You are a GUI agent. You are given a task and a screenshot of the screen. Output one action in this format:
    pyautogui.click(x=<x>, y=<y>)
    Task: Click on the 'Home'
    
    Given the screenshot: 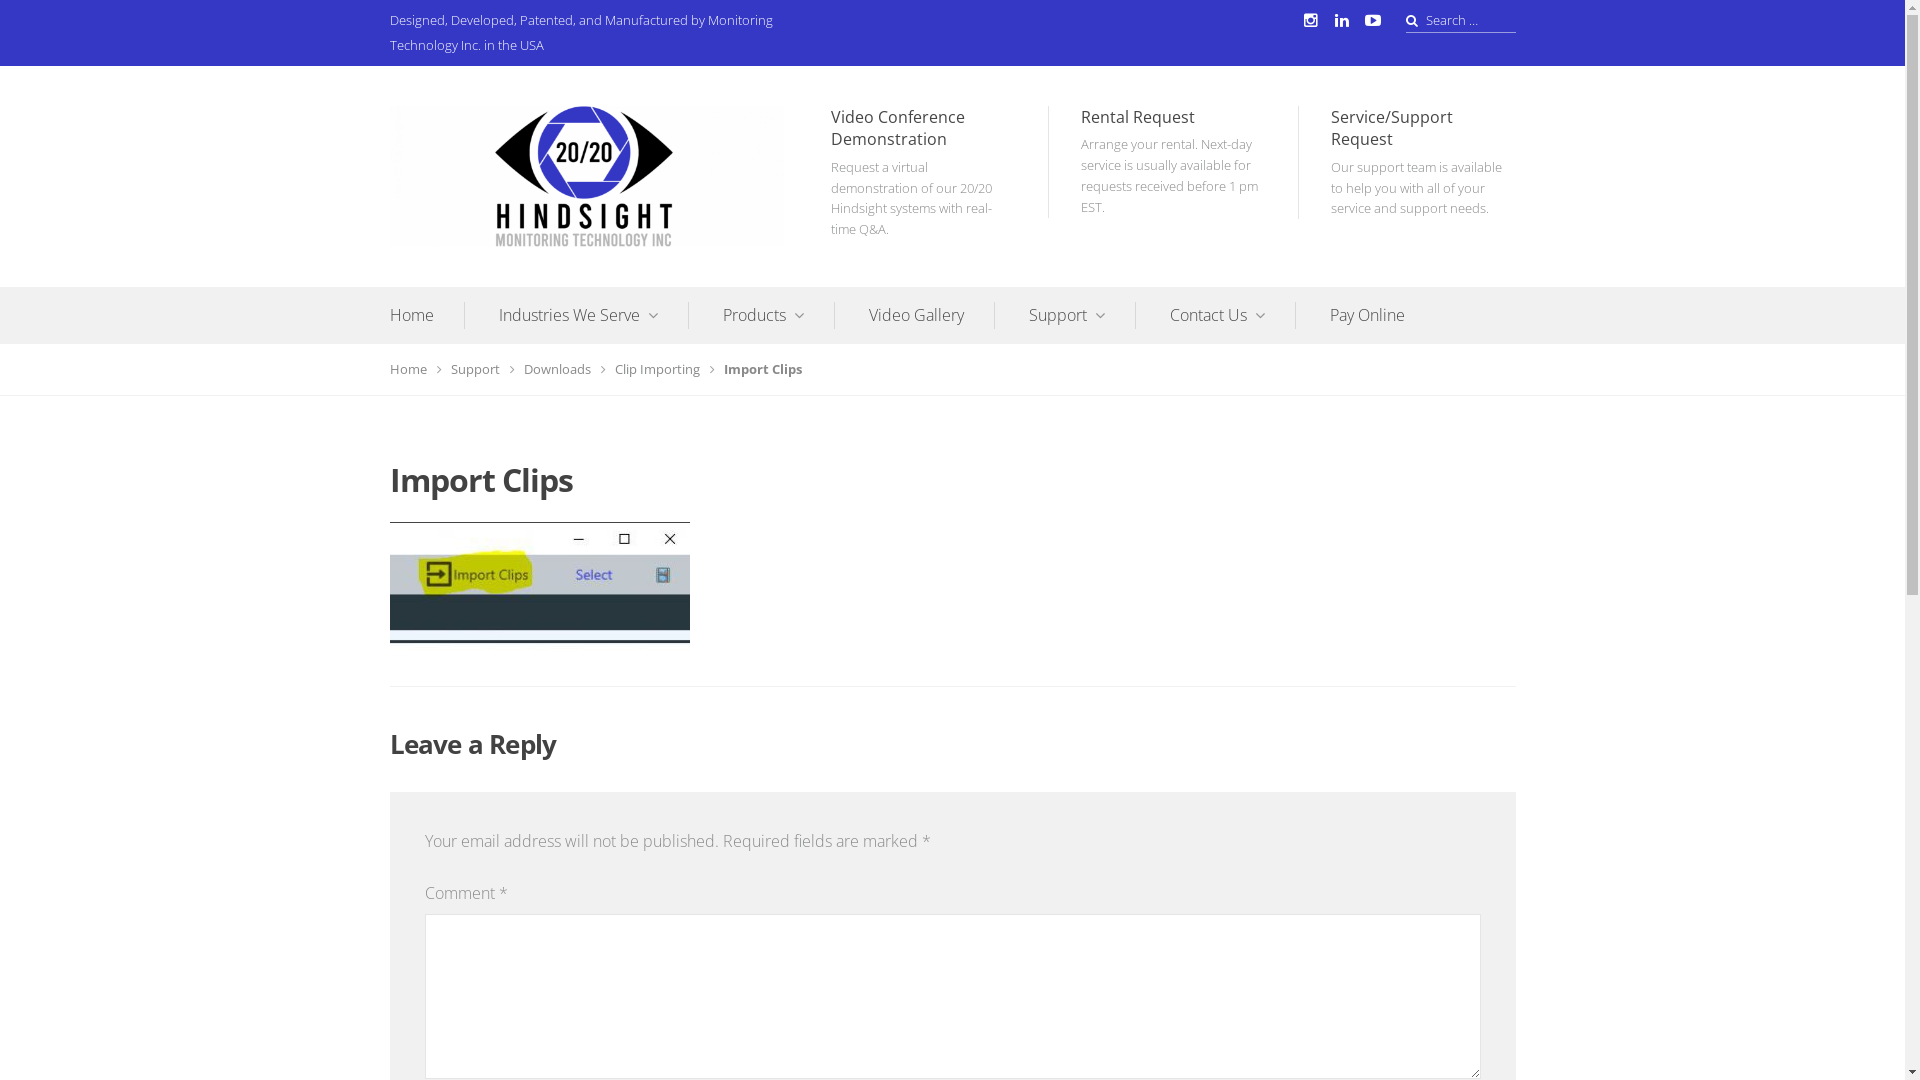 What is the action you would take?
    pyautogui.click(x=415, y=369)
    